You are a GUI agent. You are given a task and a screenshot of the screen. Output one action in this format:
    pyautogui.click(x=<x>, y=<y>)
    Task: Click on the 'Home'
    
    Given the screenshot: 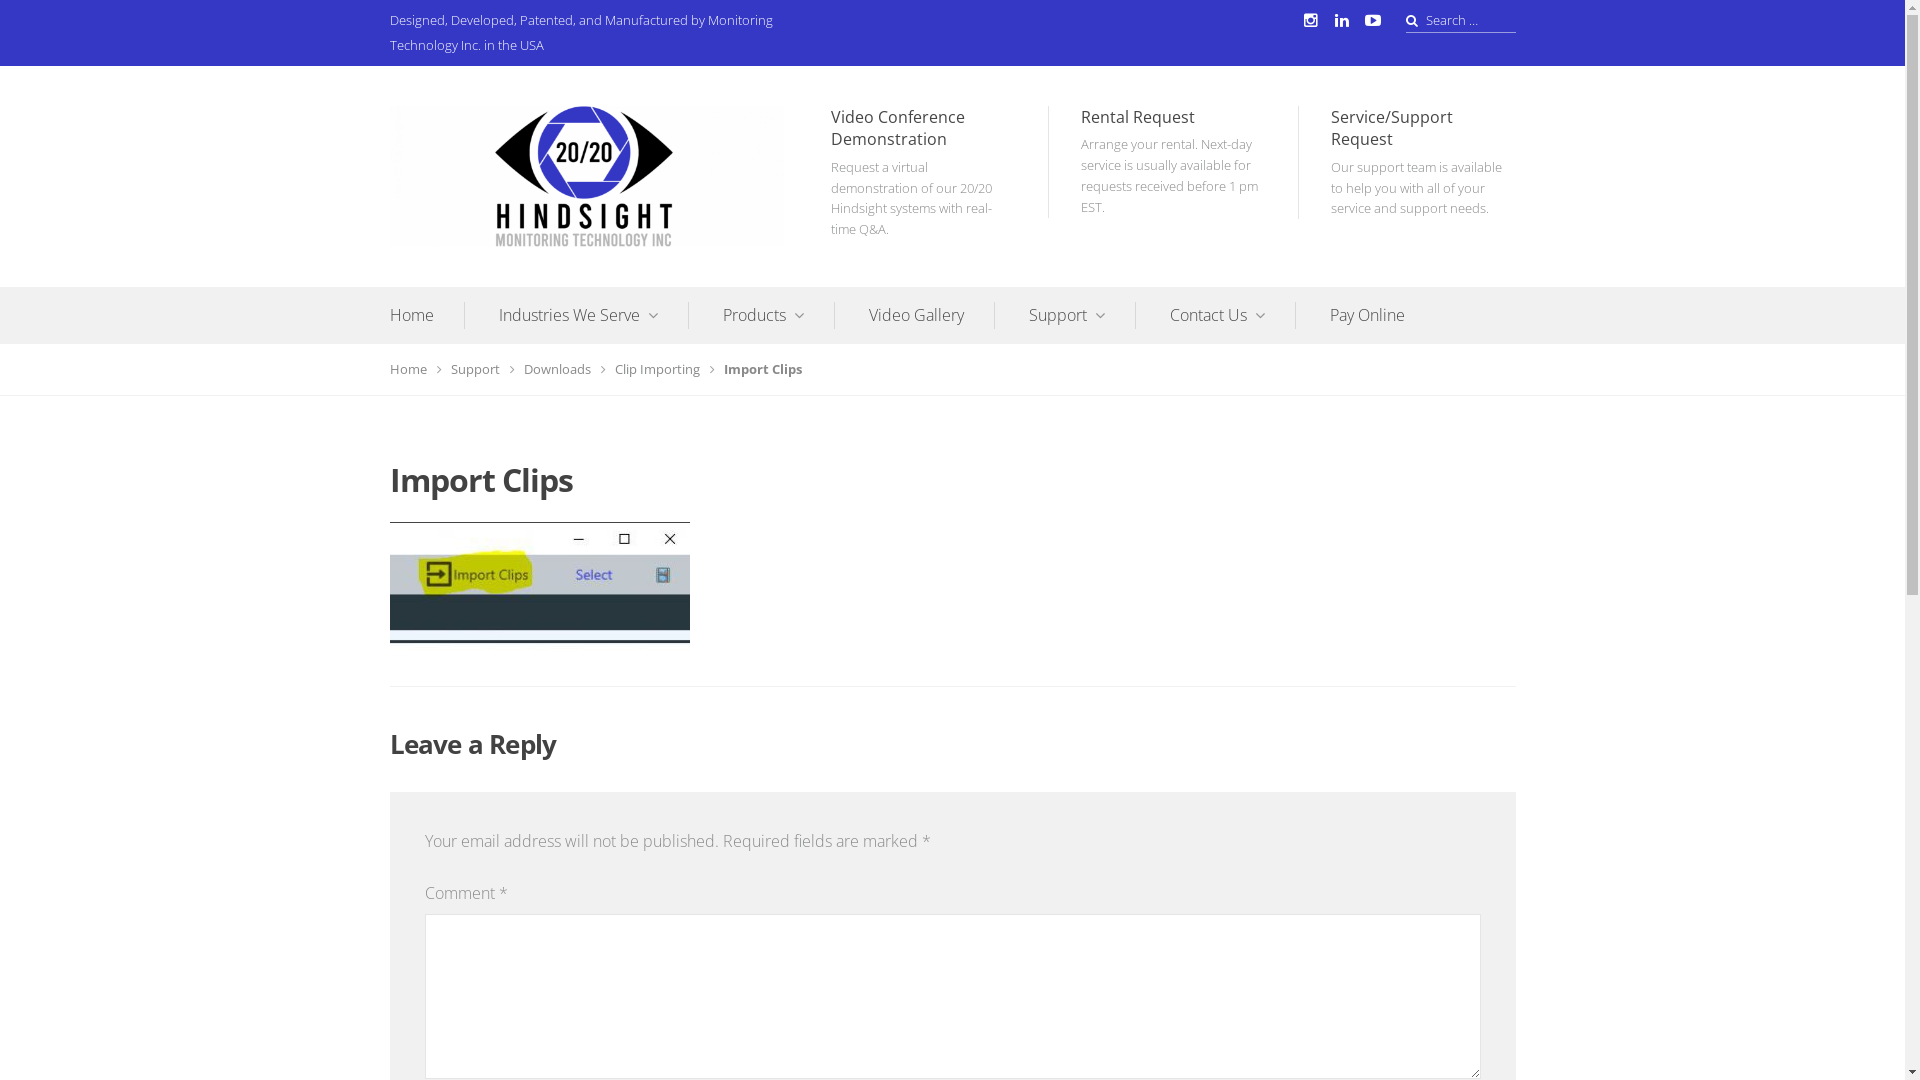 What is the action you would take?
    pyautogui.click(x=415, y=369)
    